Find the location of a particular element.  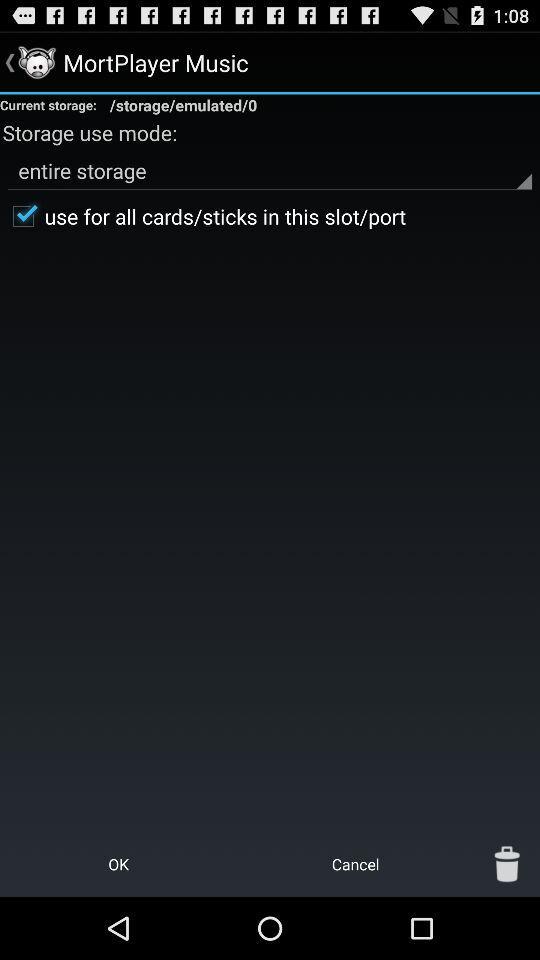

the delete icon is located at coordinates (507, 924).